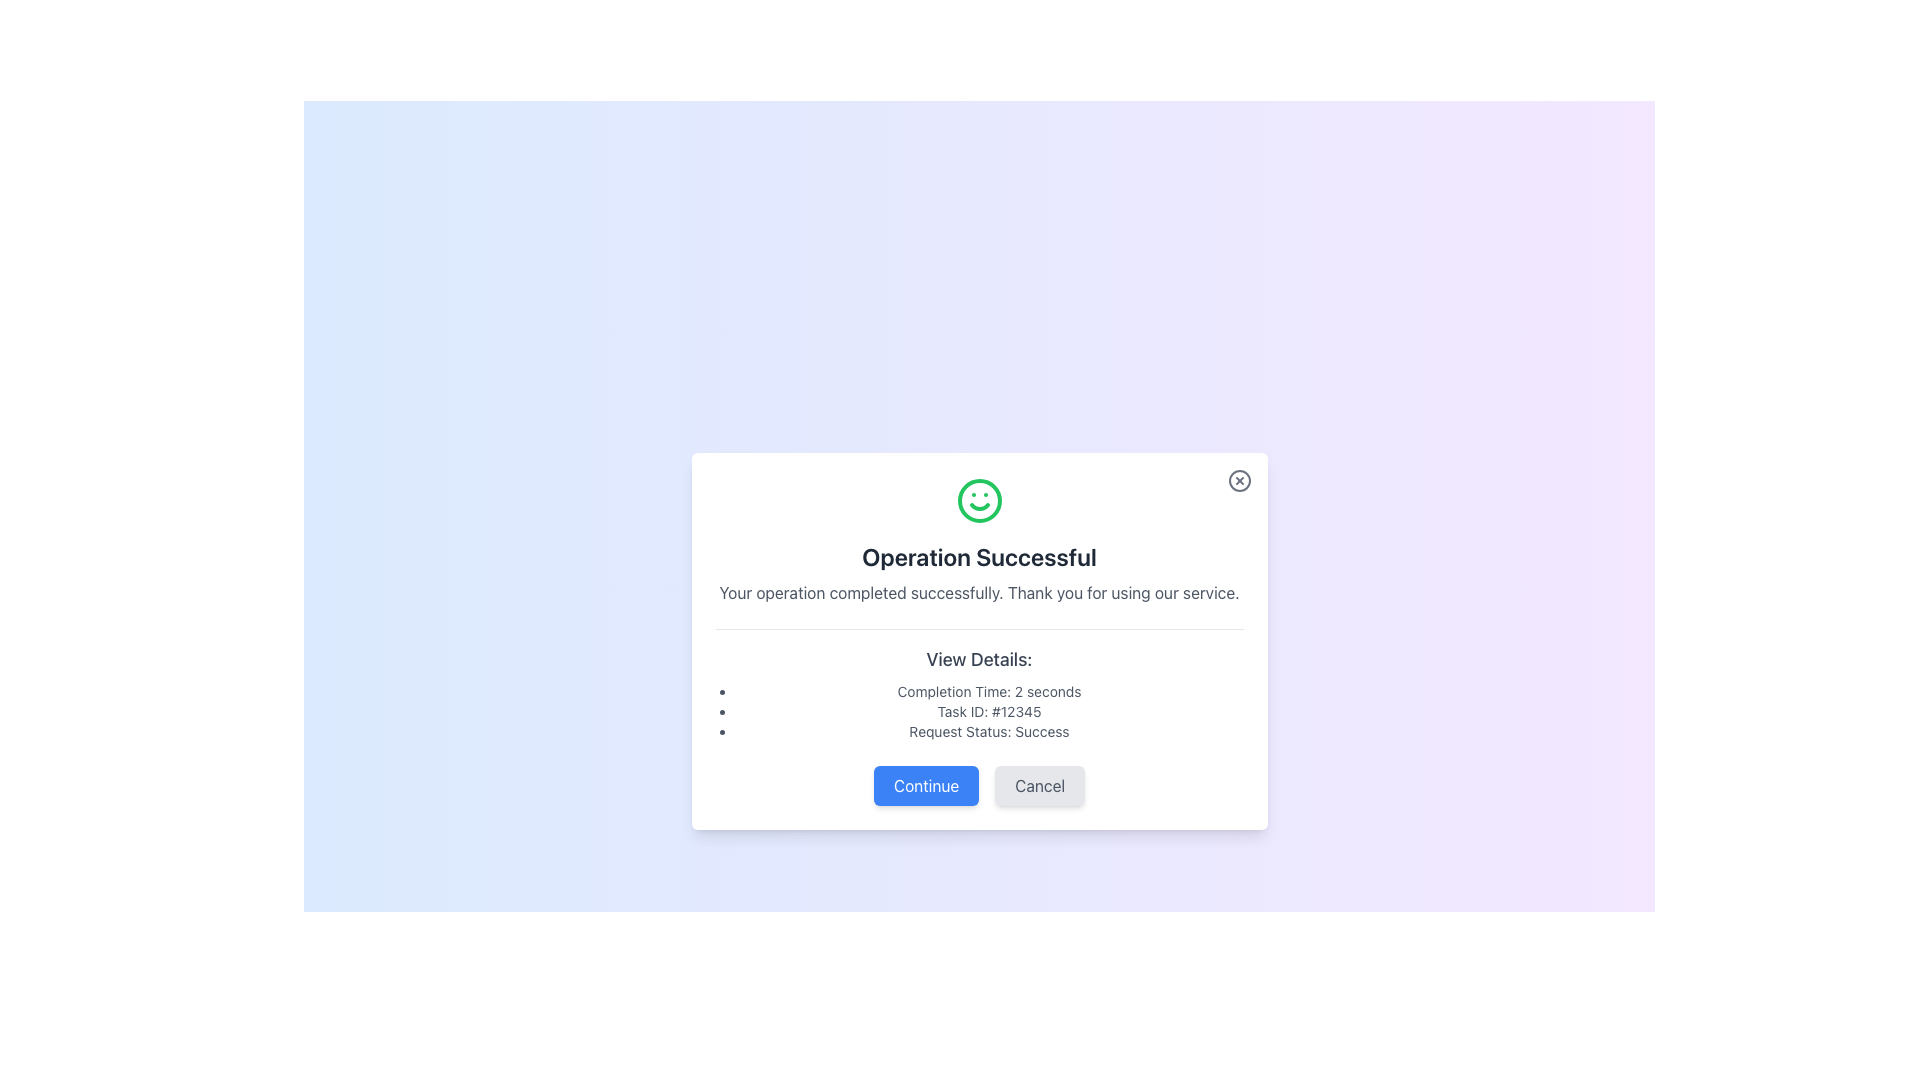  I want to click on the Text Display element that shows the time taken to complete an operation, which is located under 'View Details' and above 'Task ID: #12345', so click(989, 690).